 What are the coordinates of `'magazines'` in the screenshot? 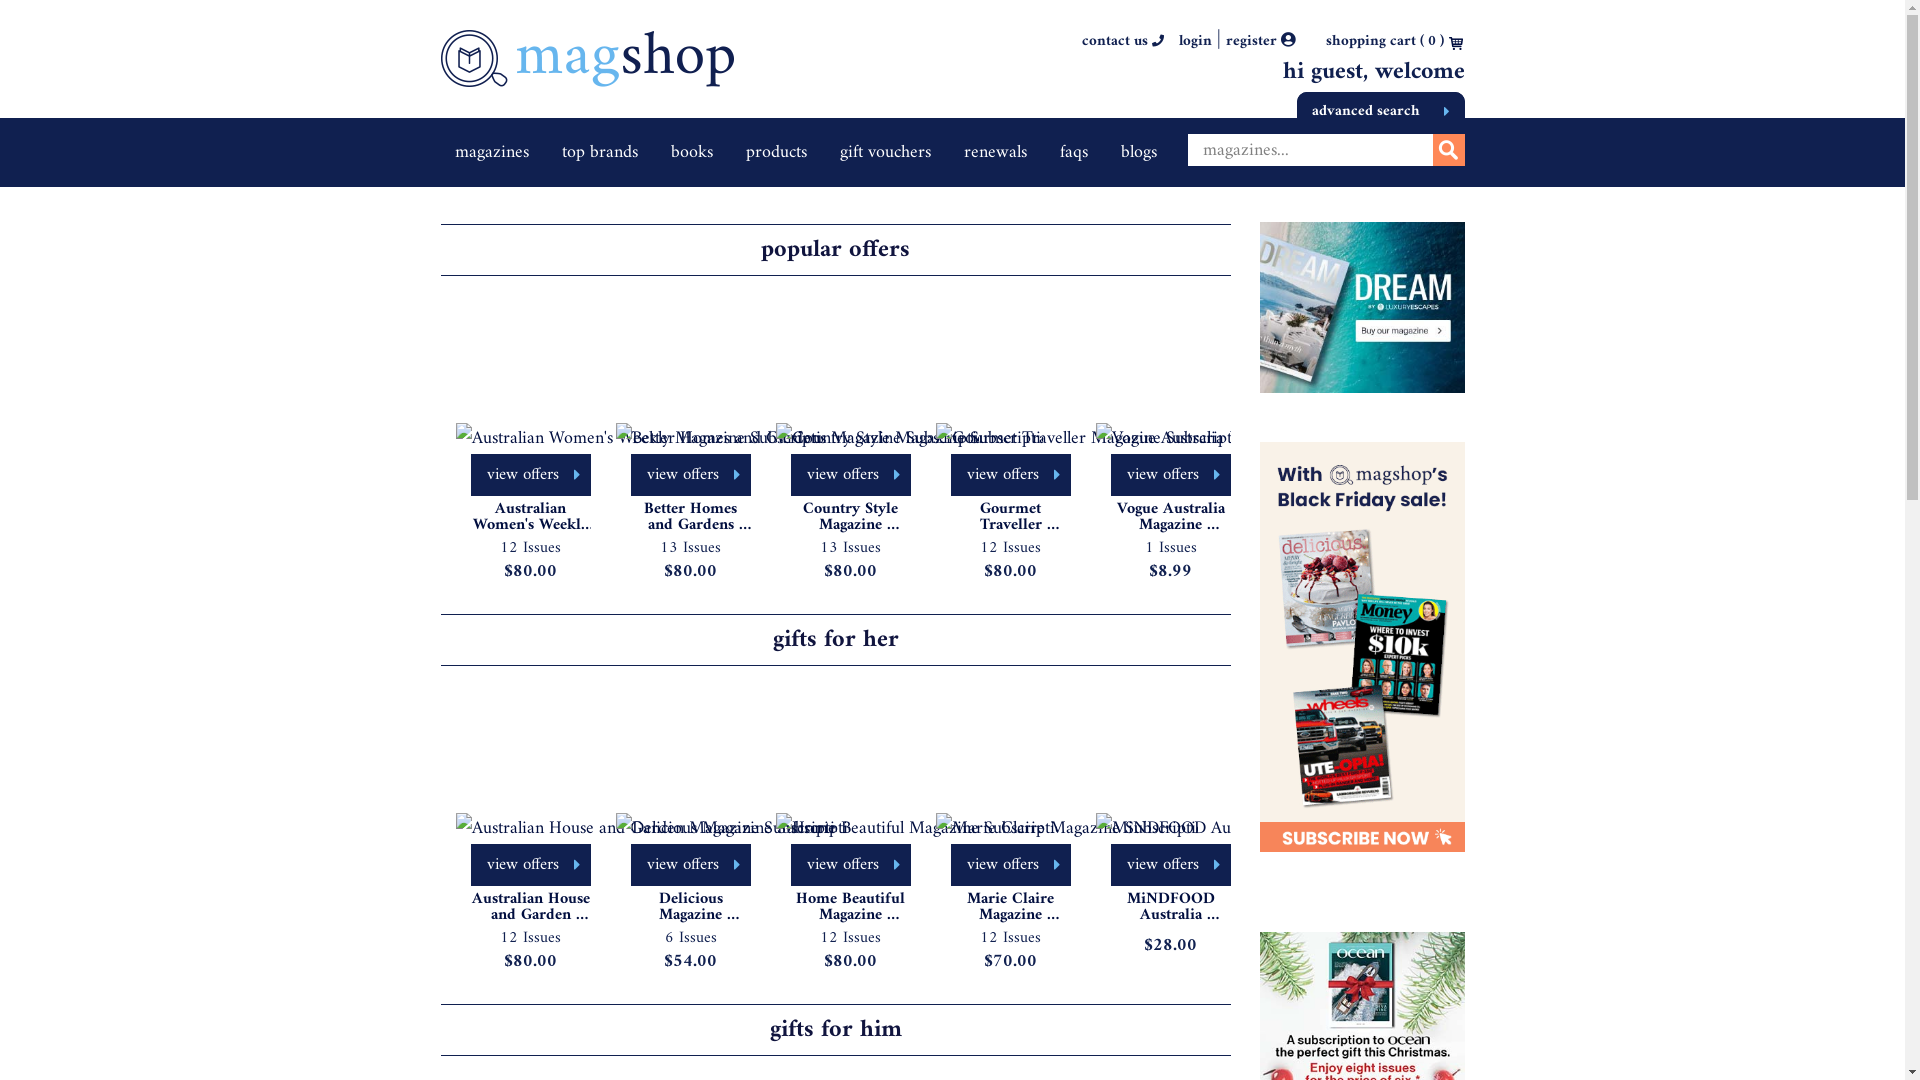 It's located at (490, 151).